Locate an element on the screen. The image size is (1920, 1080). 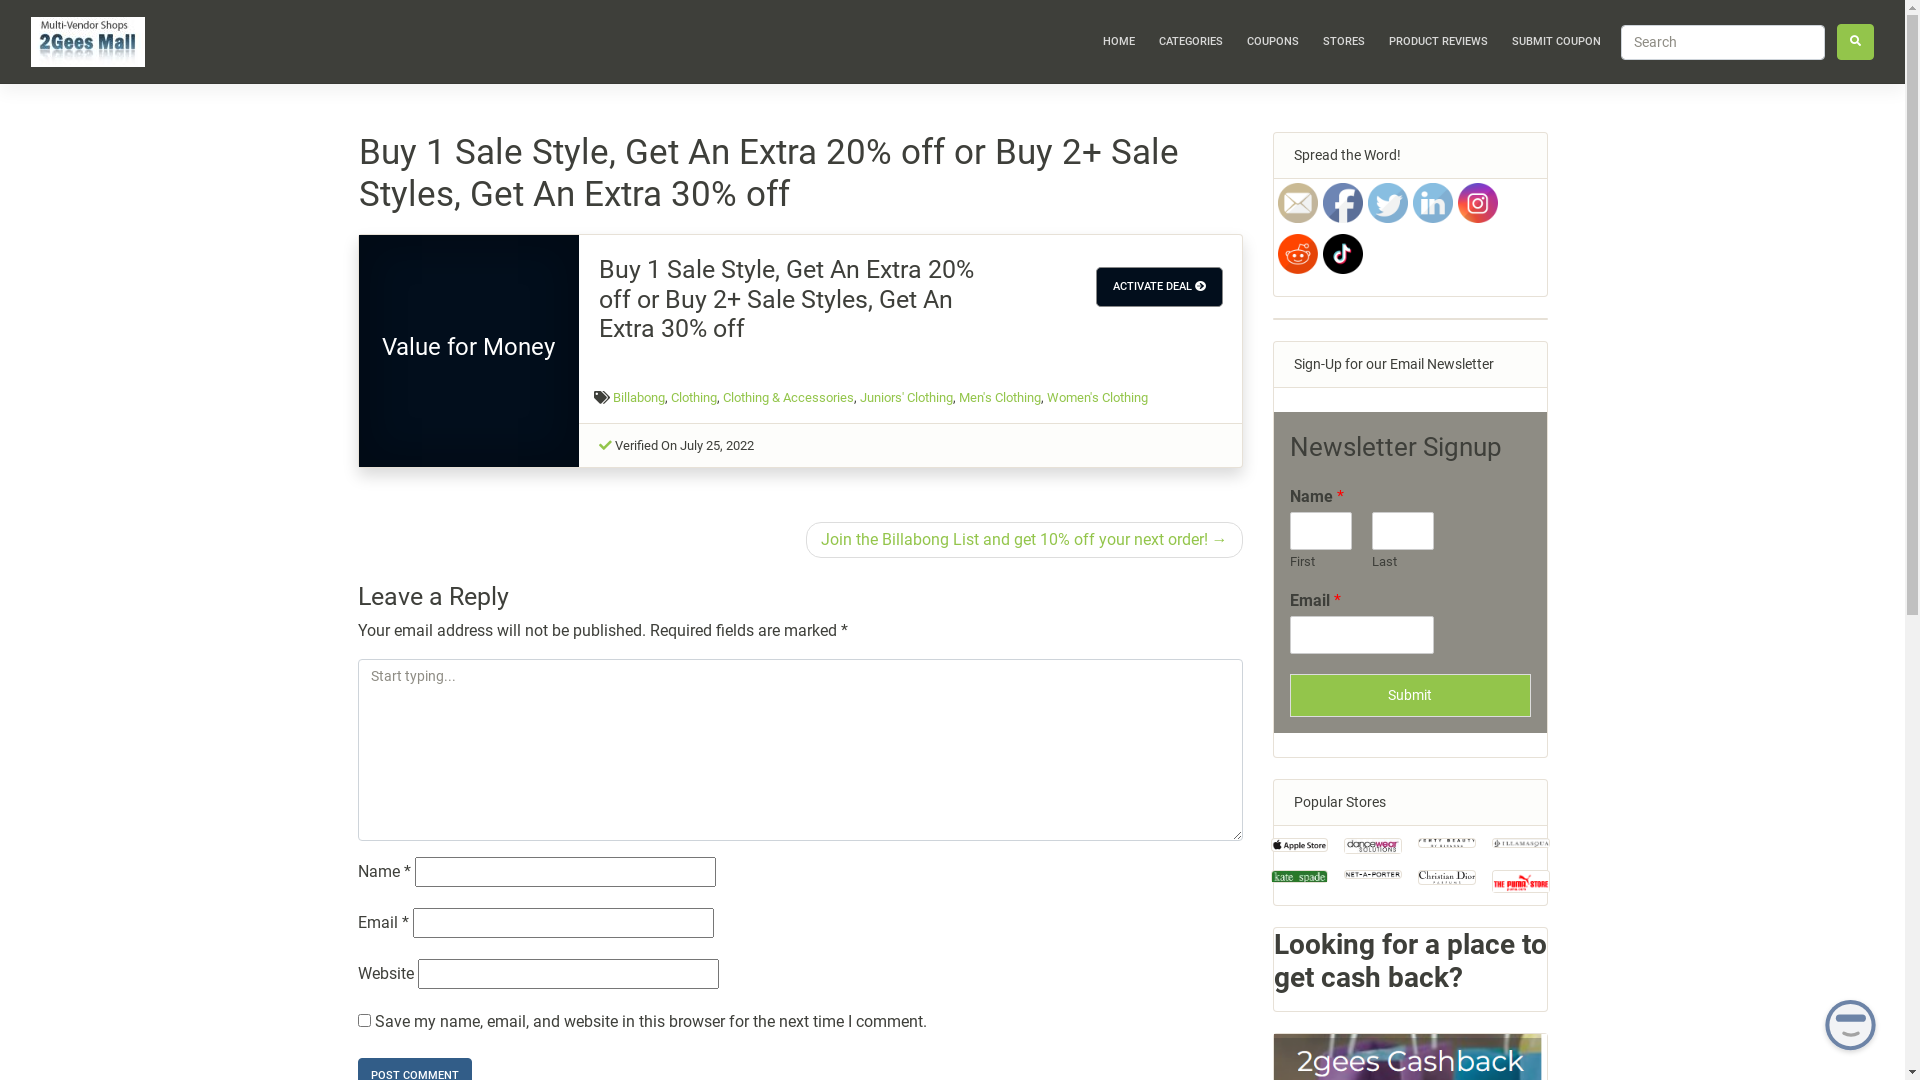
'Follow by Email' is located at coordinates (1276, 203).